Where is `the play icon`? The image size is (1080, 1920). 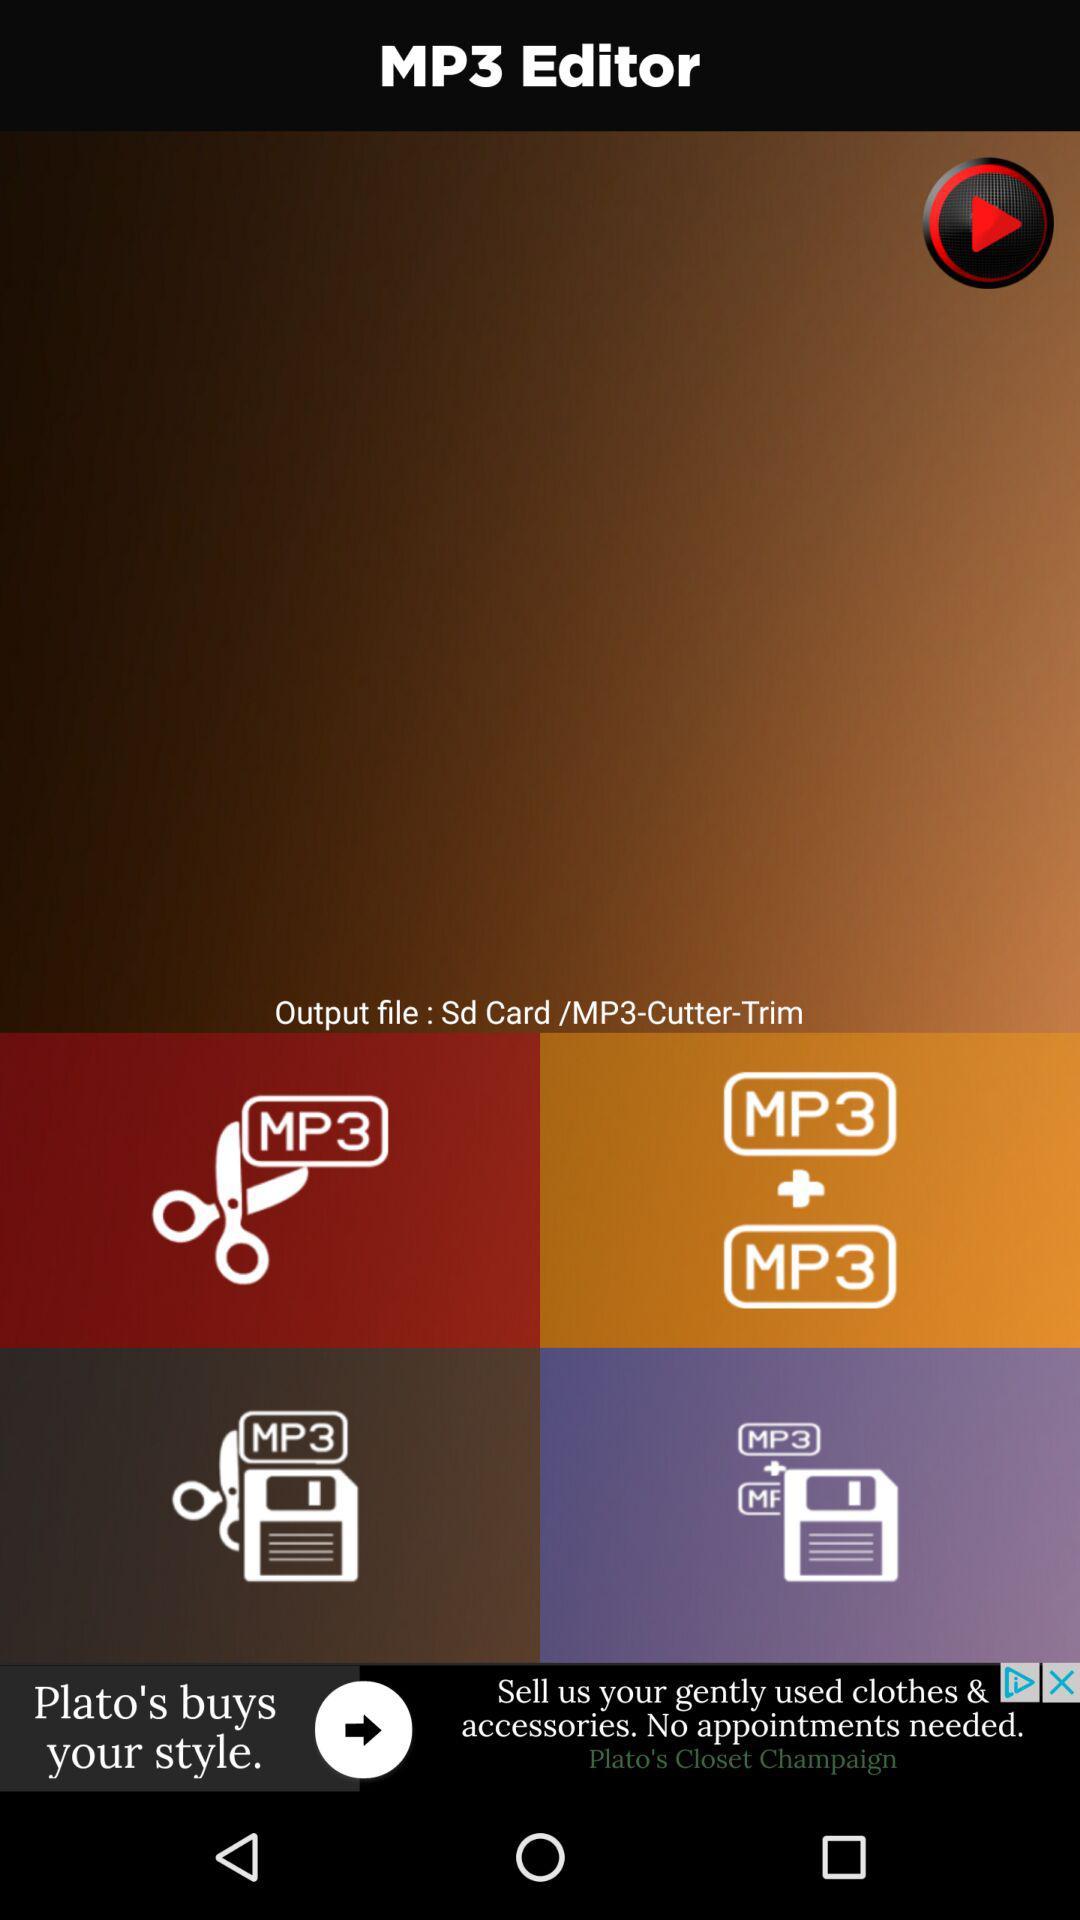
the play icon is located at coordinates (987, 223).